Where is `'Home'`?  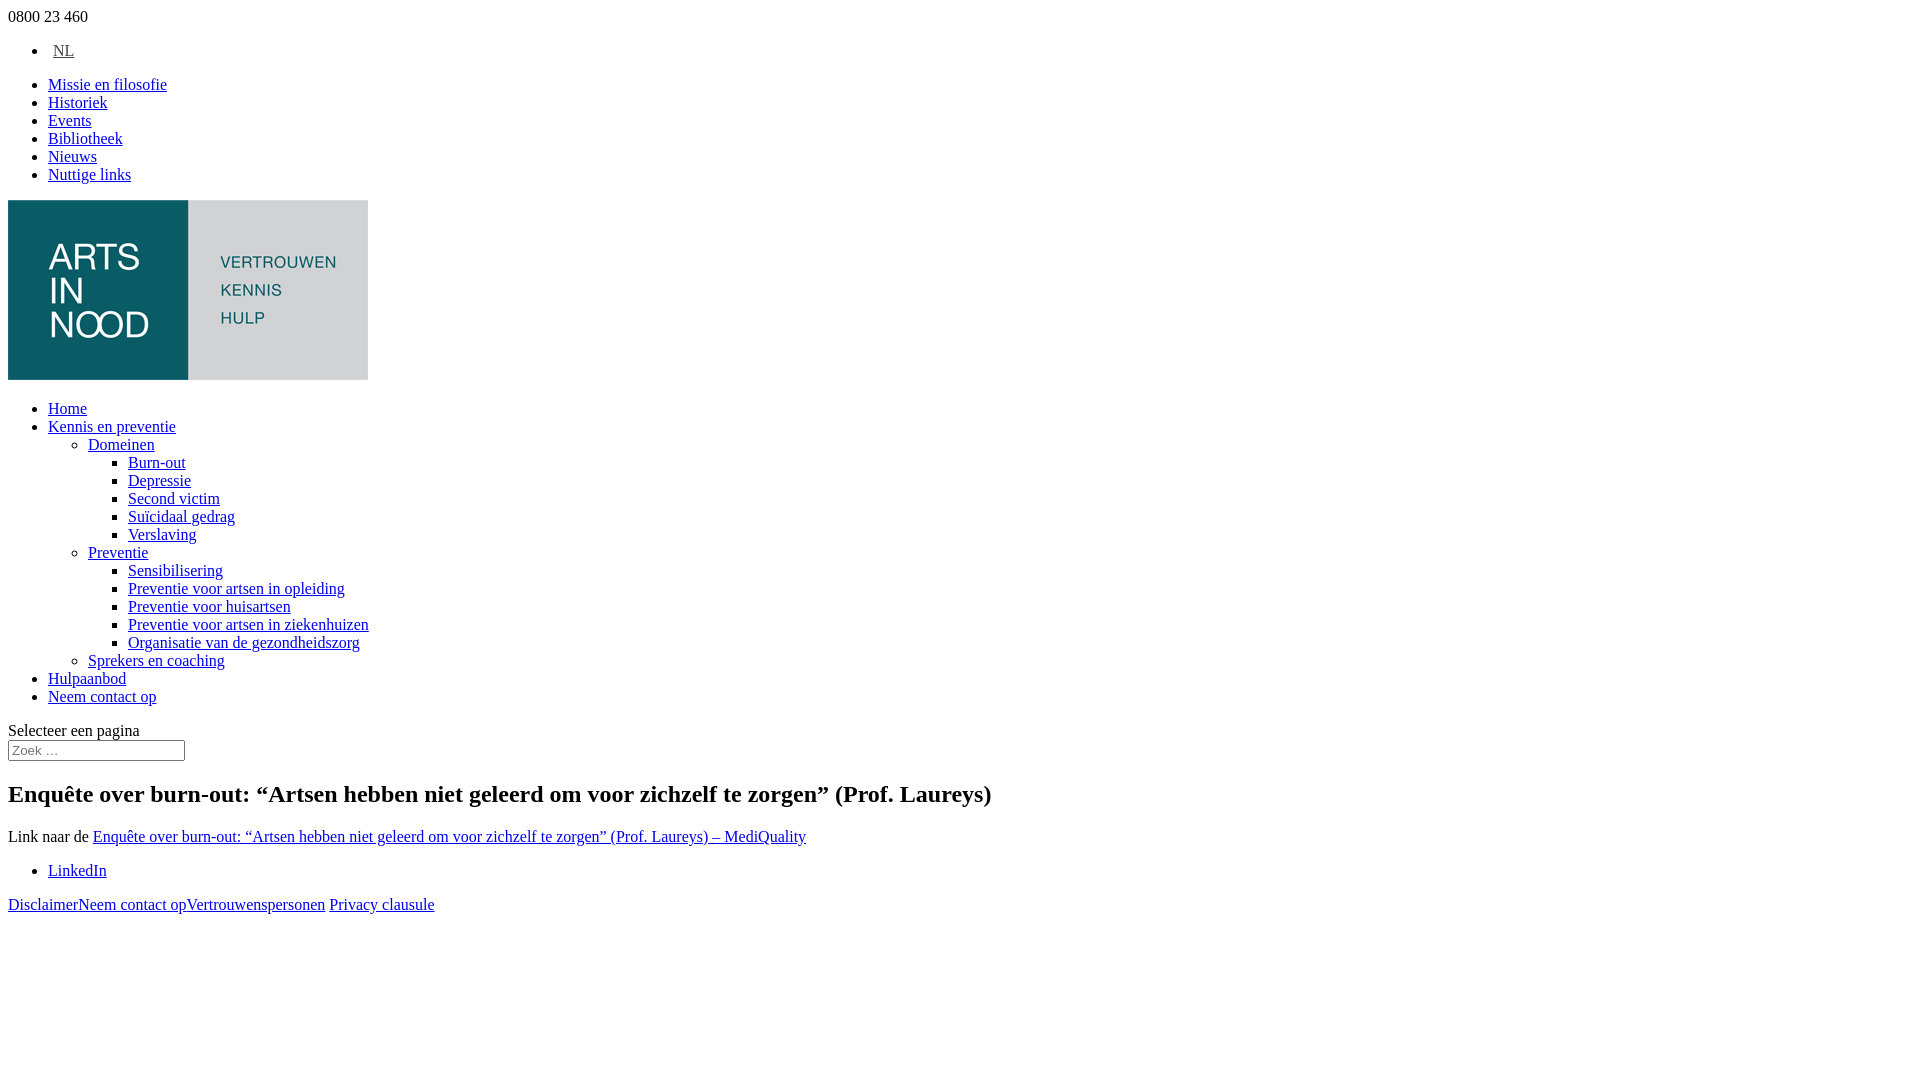 'Home' is located at coordinates (67, 407).